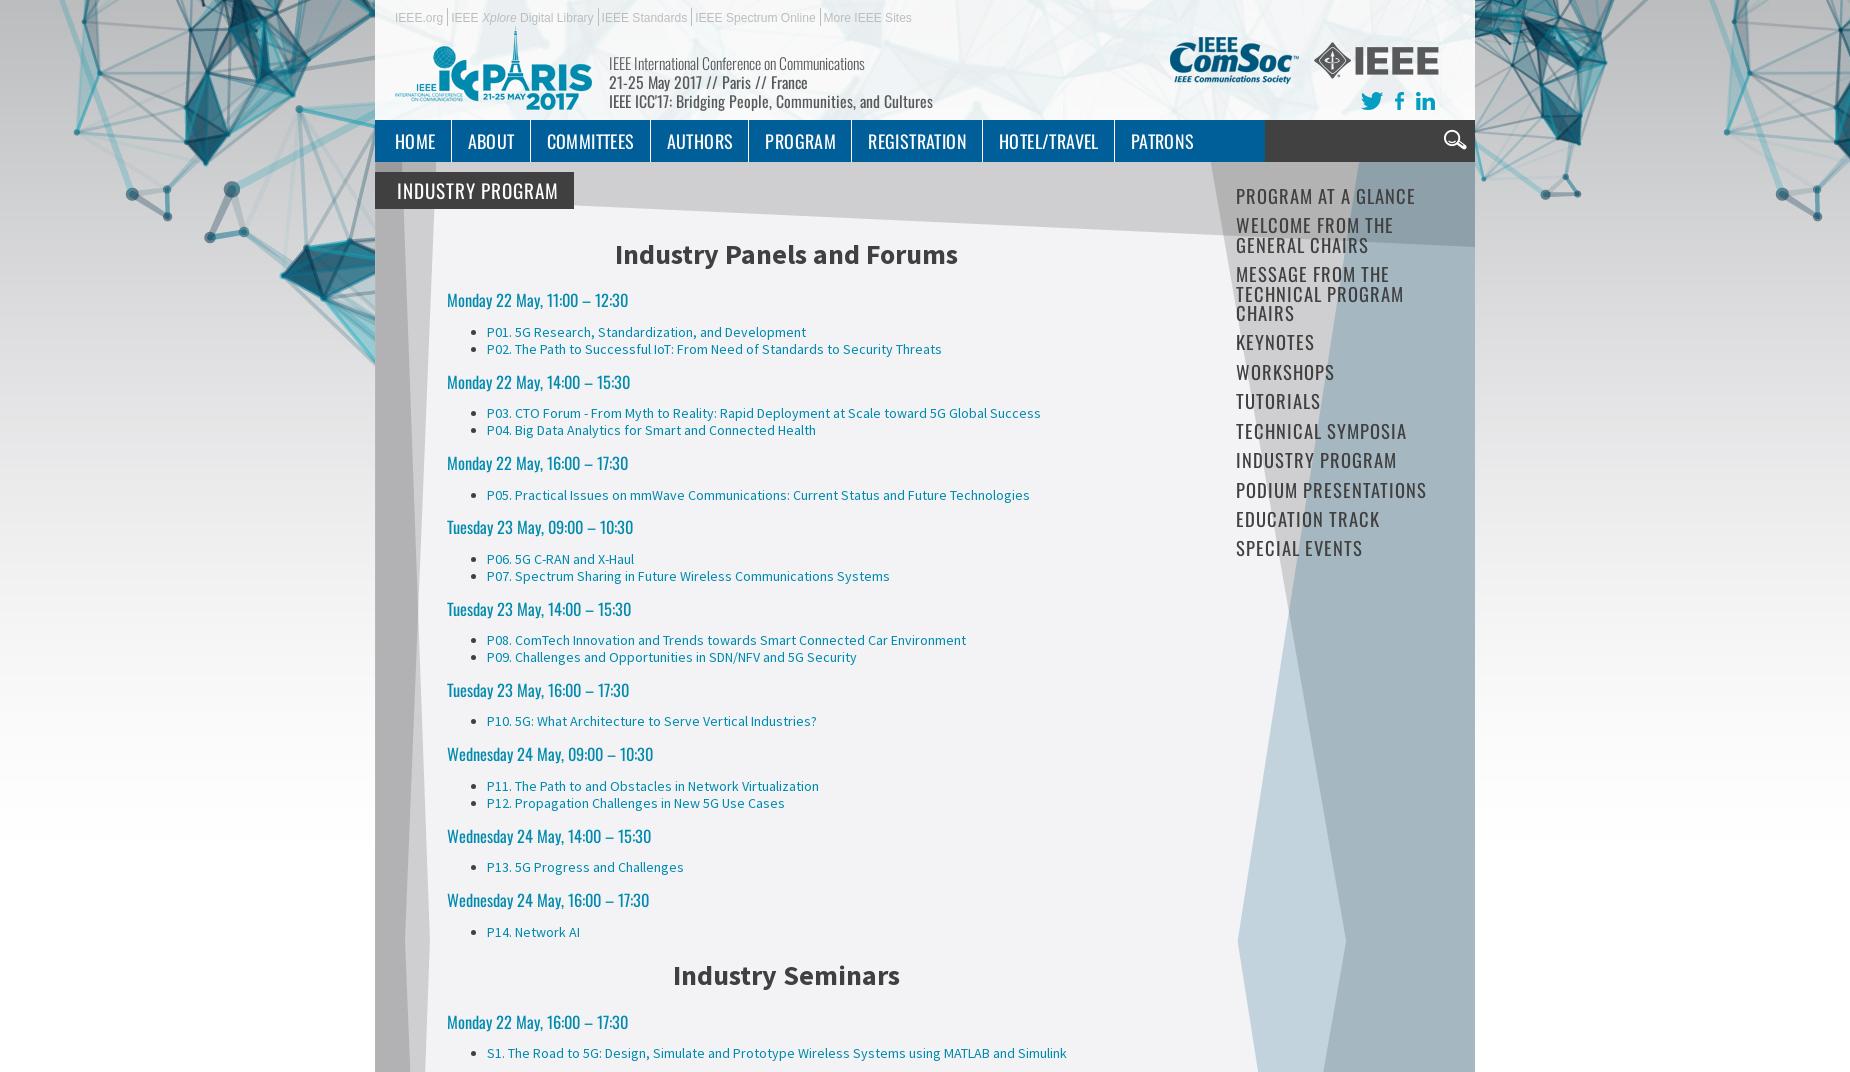 The width and height of the screenshot is (1850, 1072). What do you see at coordinates (726, 639) in the screenshot?
I see `'P08. ComTech Innovation and Trends towards Smart Connected Car Environment'` at bounding box center [726, 639].